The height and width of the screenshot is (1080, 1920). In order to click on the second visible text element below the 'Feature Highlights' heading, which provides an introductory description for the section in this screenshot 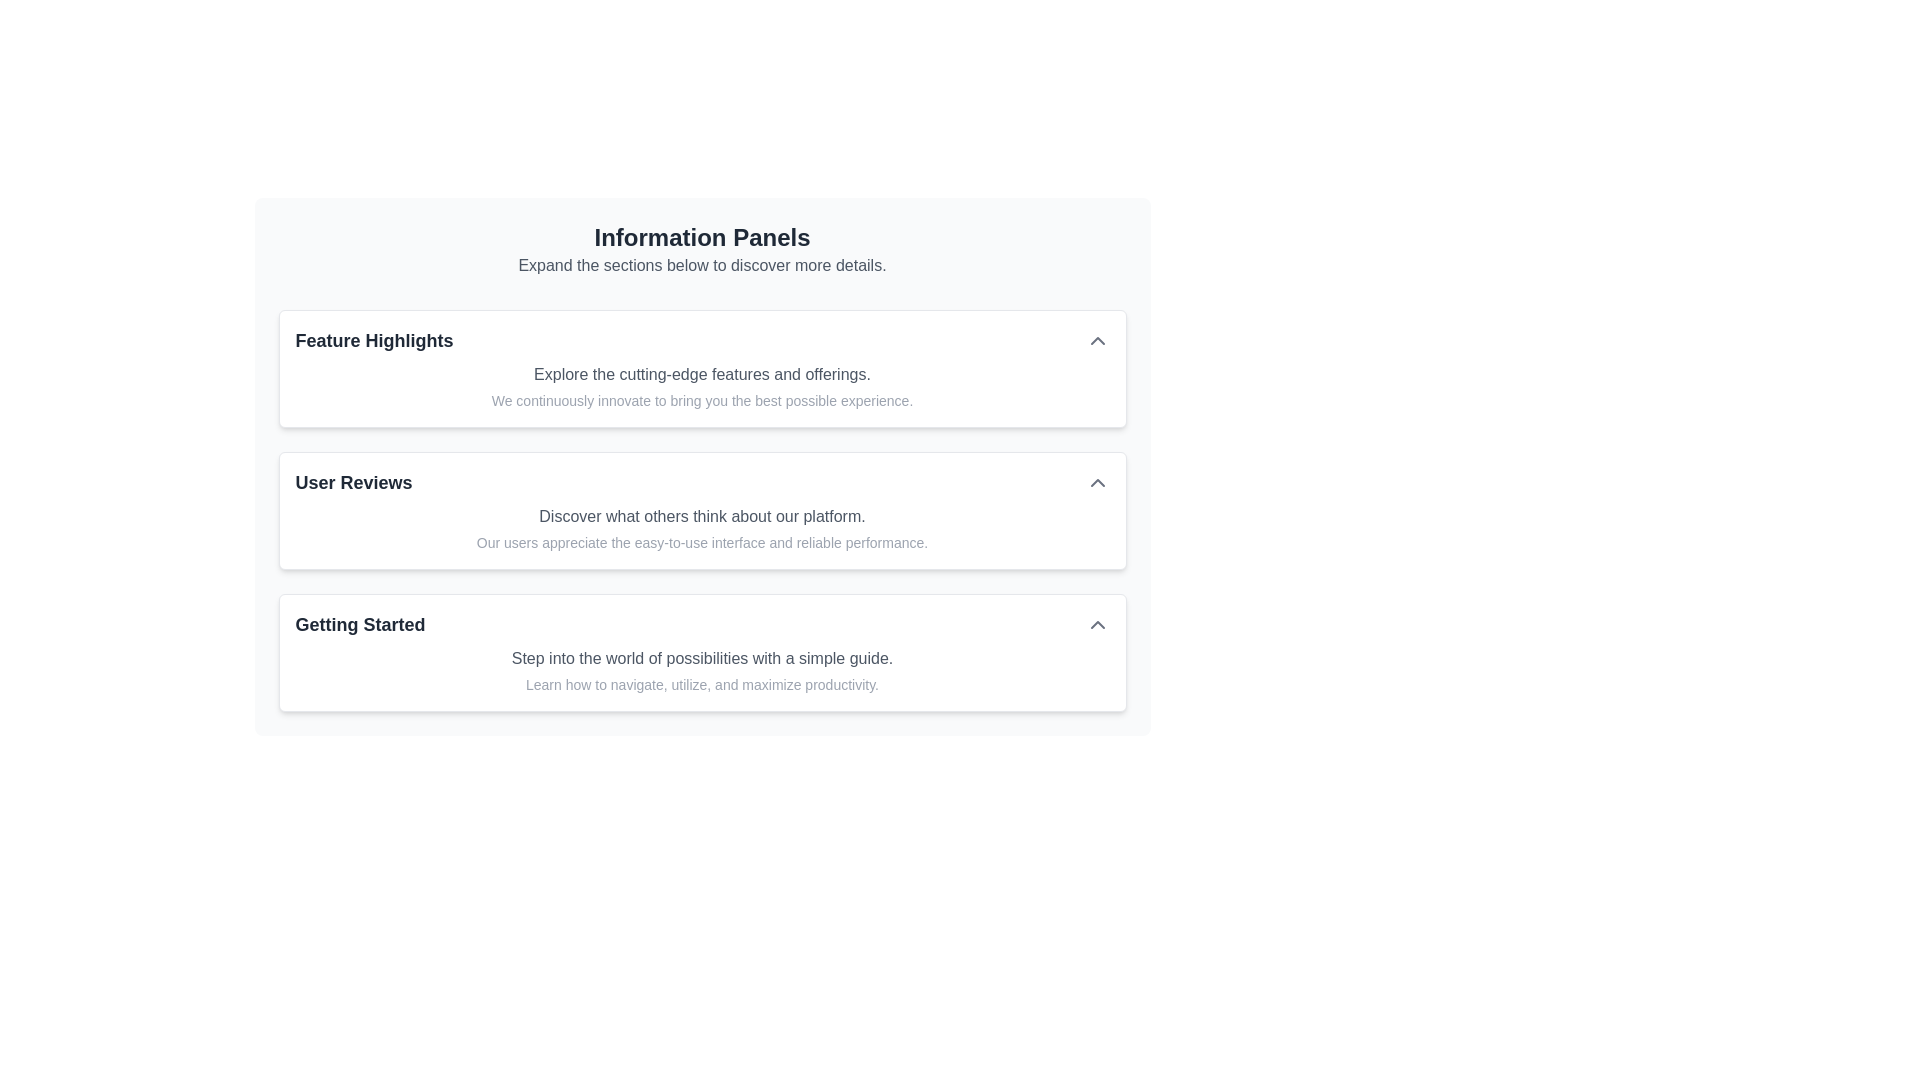, I will do `click(702, 374)`.